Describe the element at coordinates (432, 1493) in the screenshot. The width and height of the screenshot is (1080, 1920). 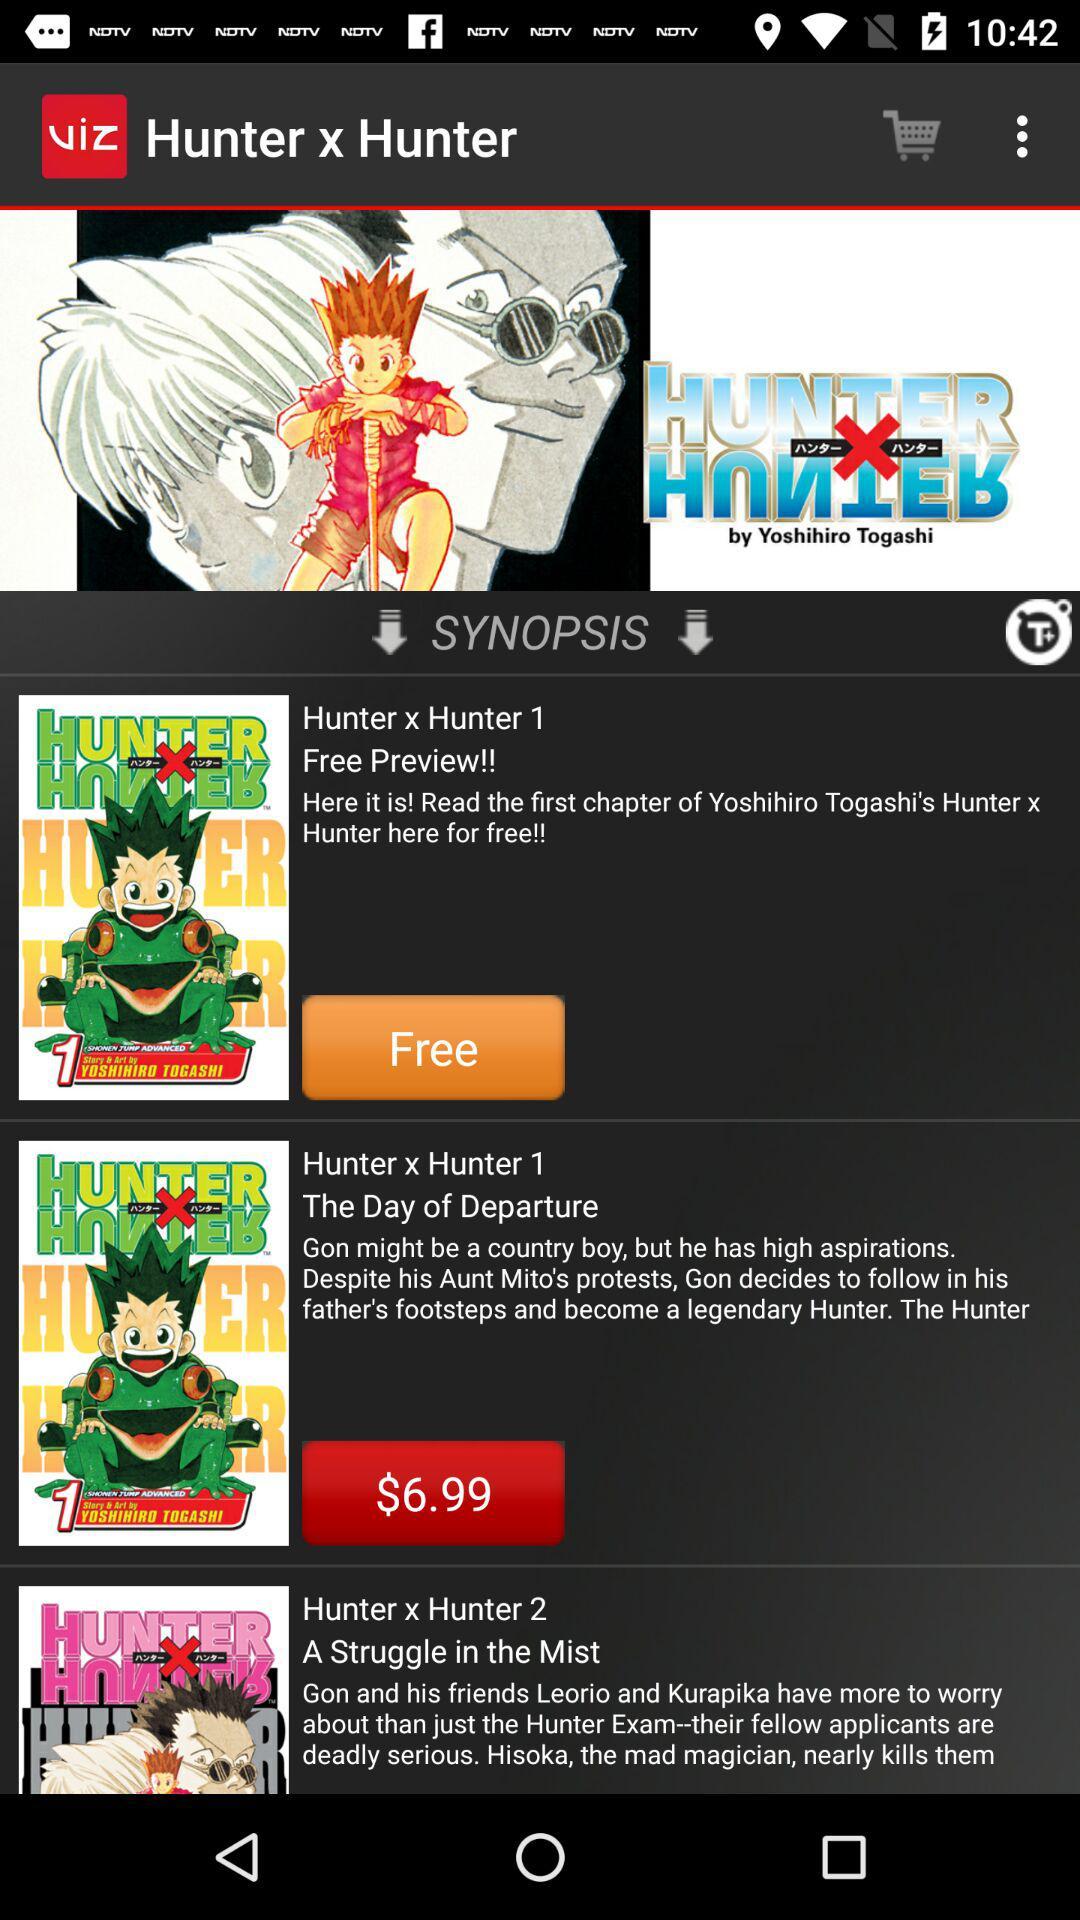
I see `$6.99 item` at that location.